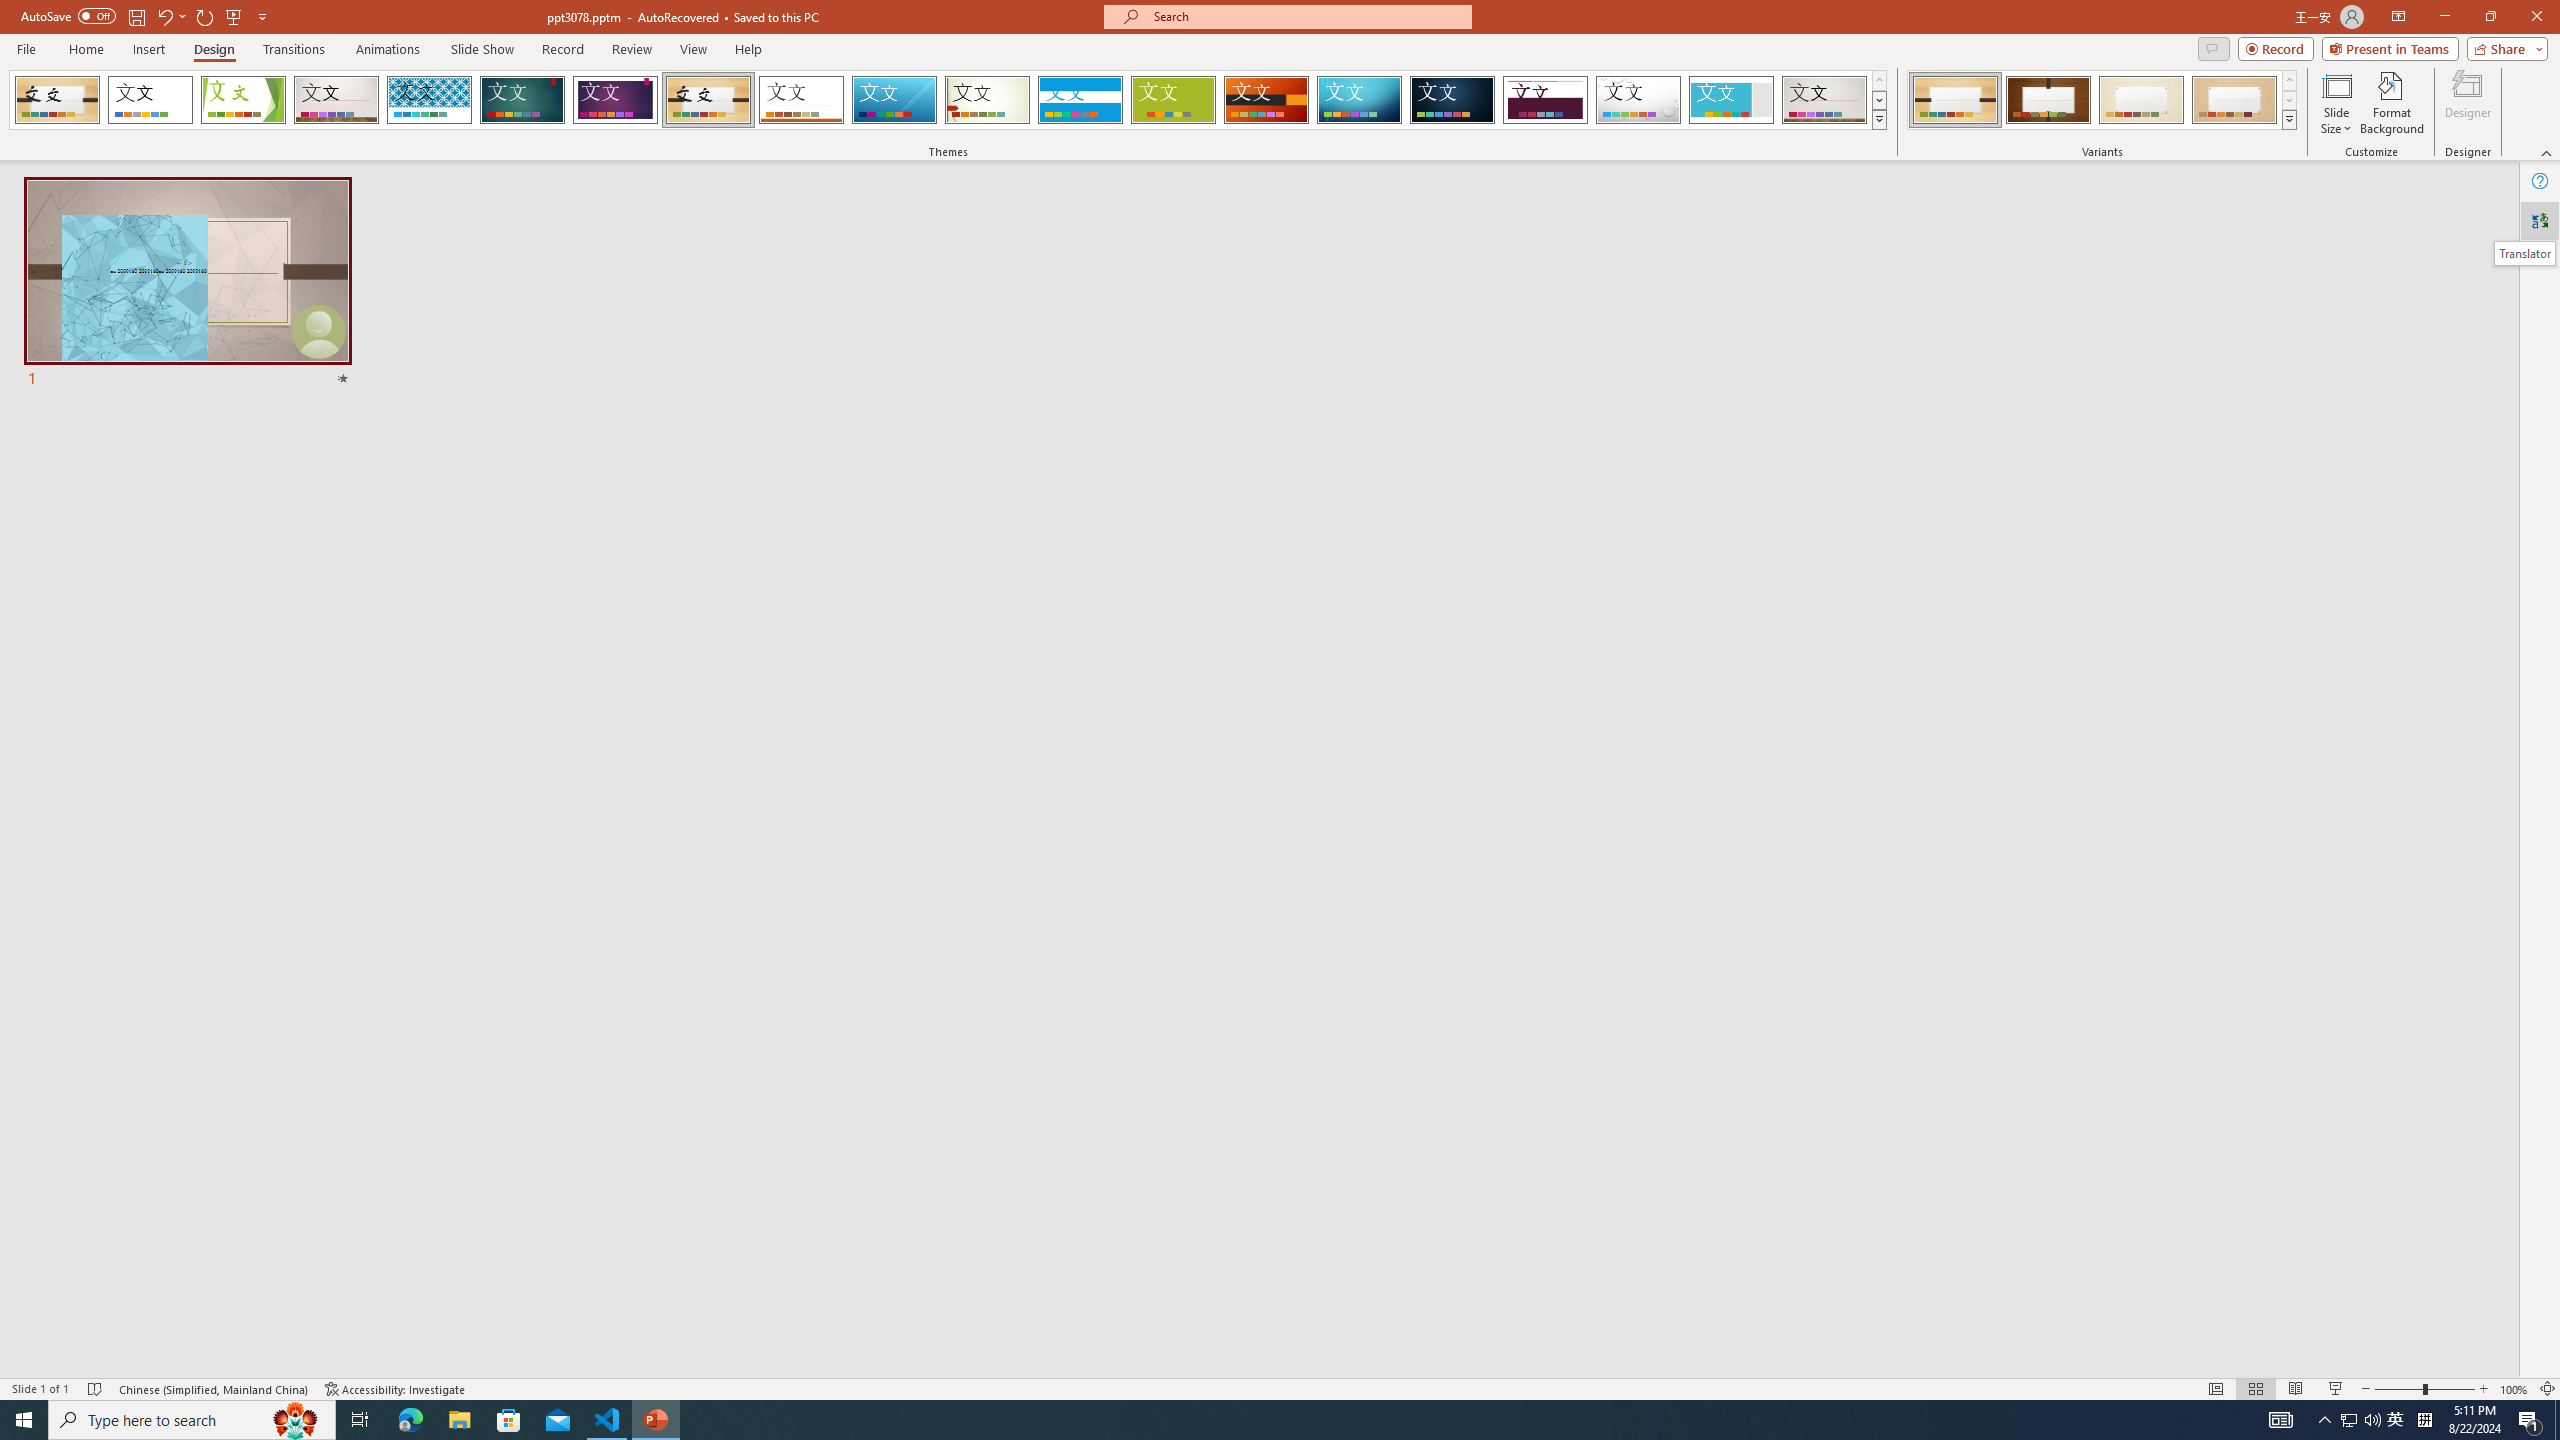  I want to click on 'Row Down', so click(2287, 99).